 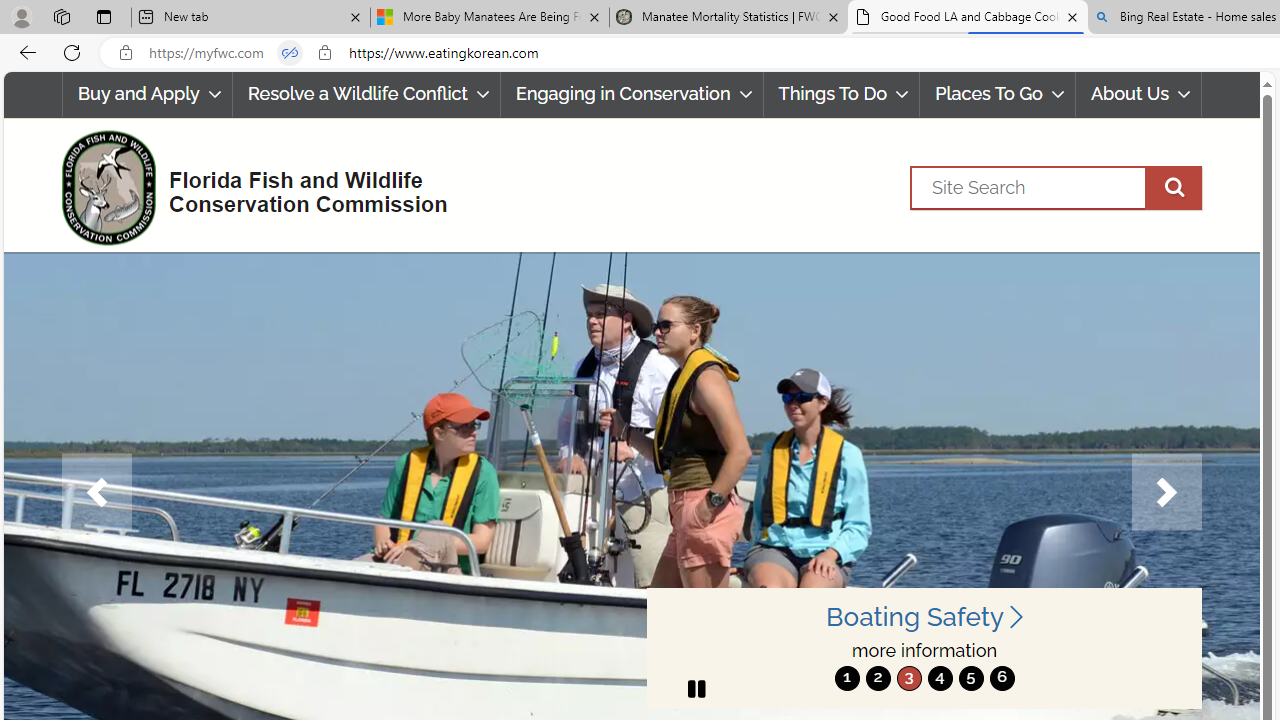 I want to click on 'Places To Go', so click(x=997, y=94).